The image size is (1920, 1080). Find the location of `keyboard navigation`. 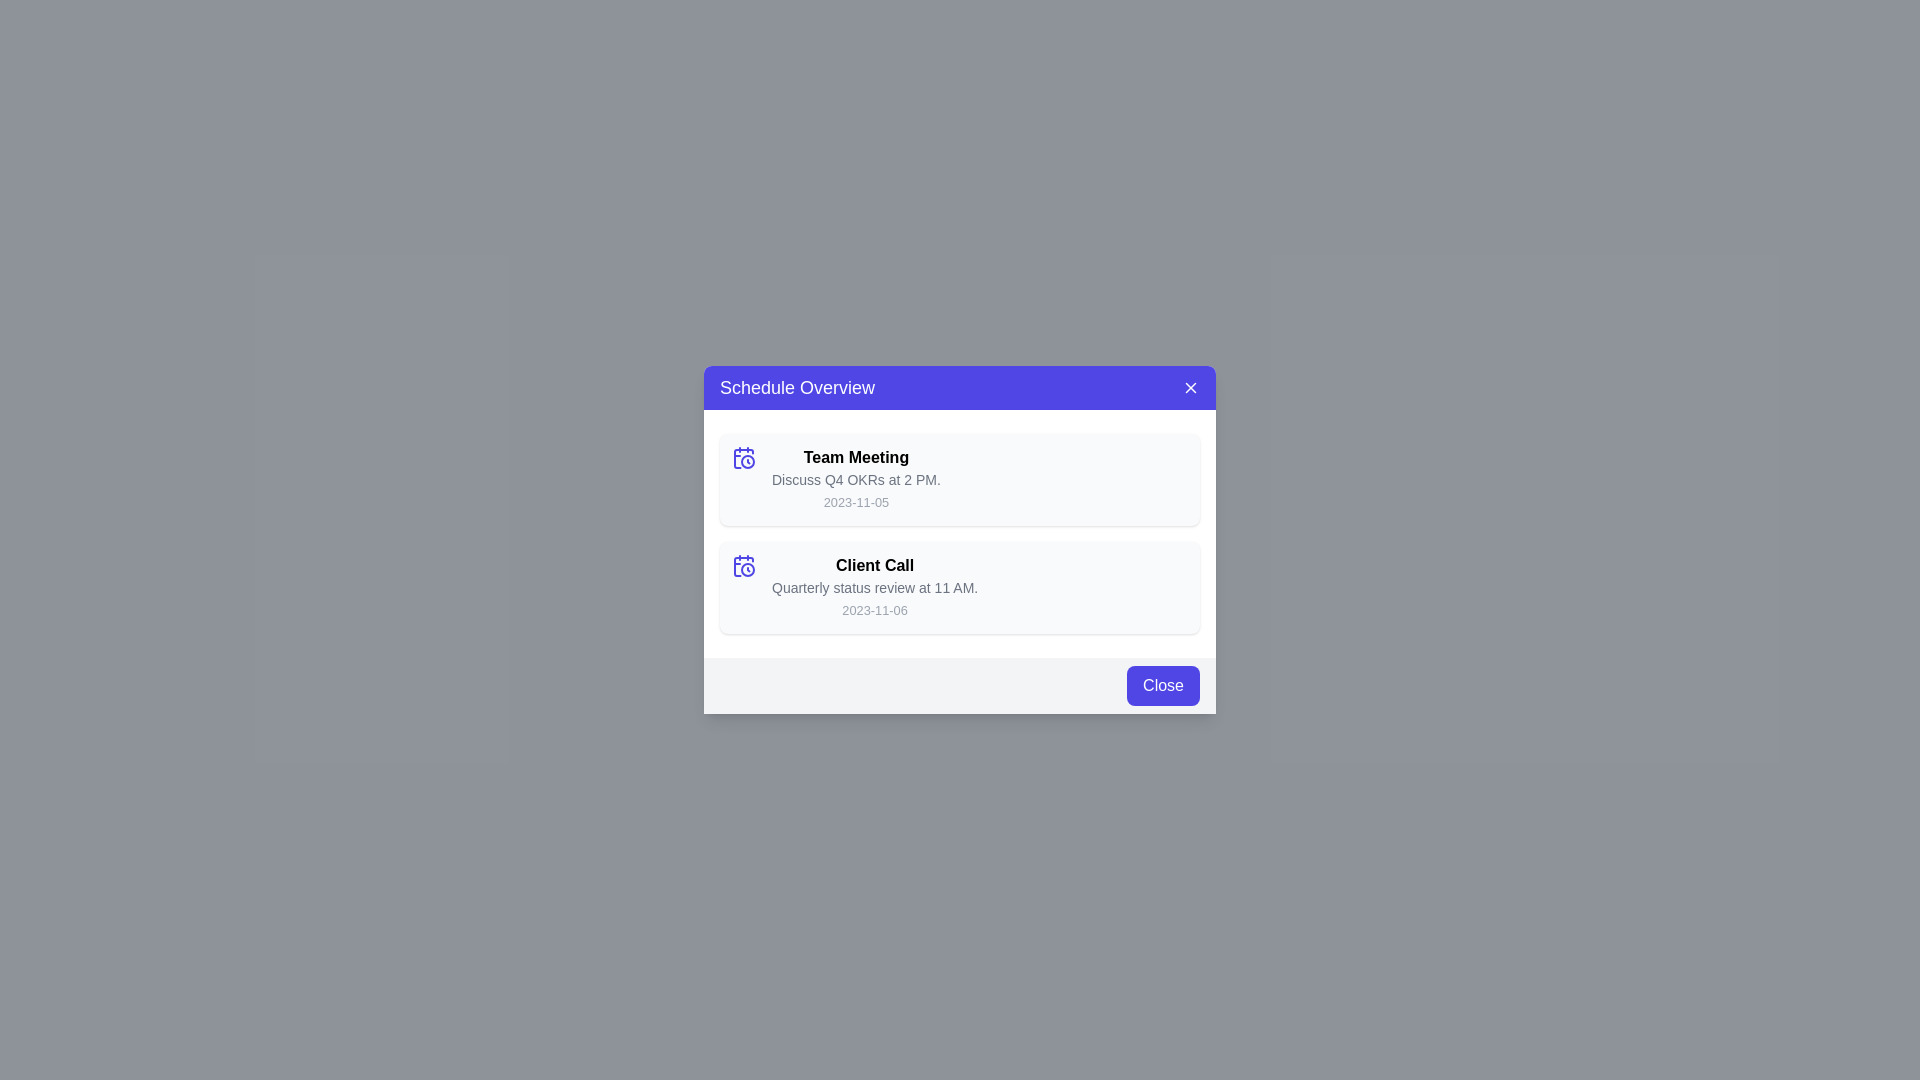

keyboard navigation is located at coordinates (1163, 685).